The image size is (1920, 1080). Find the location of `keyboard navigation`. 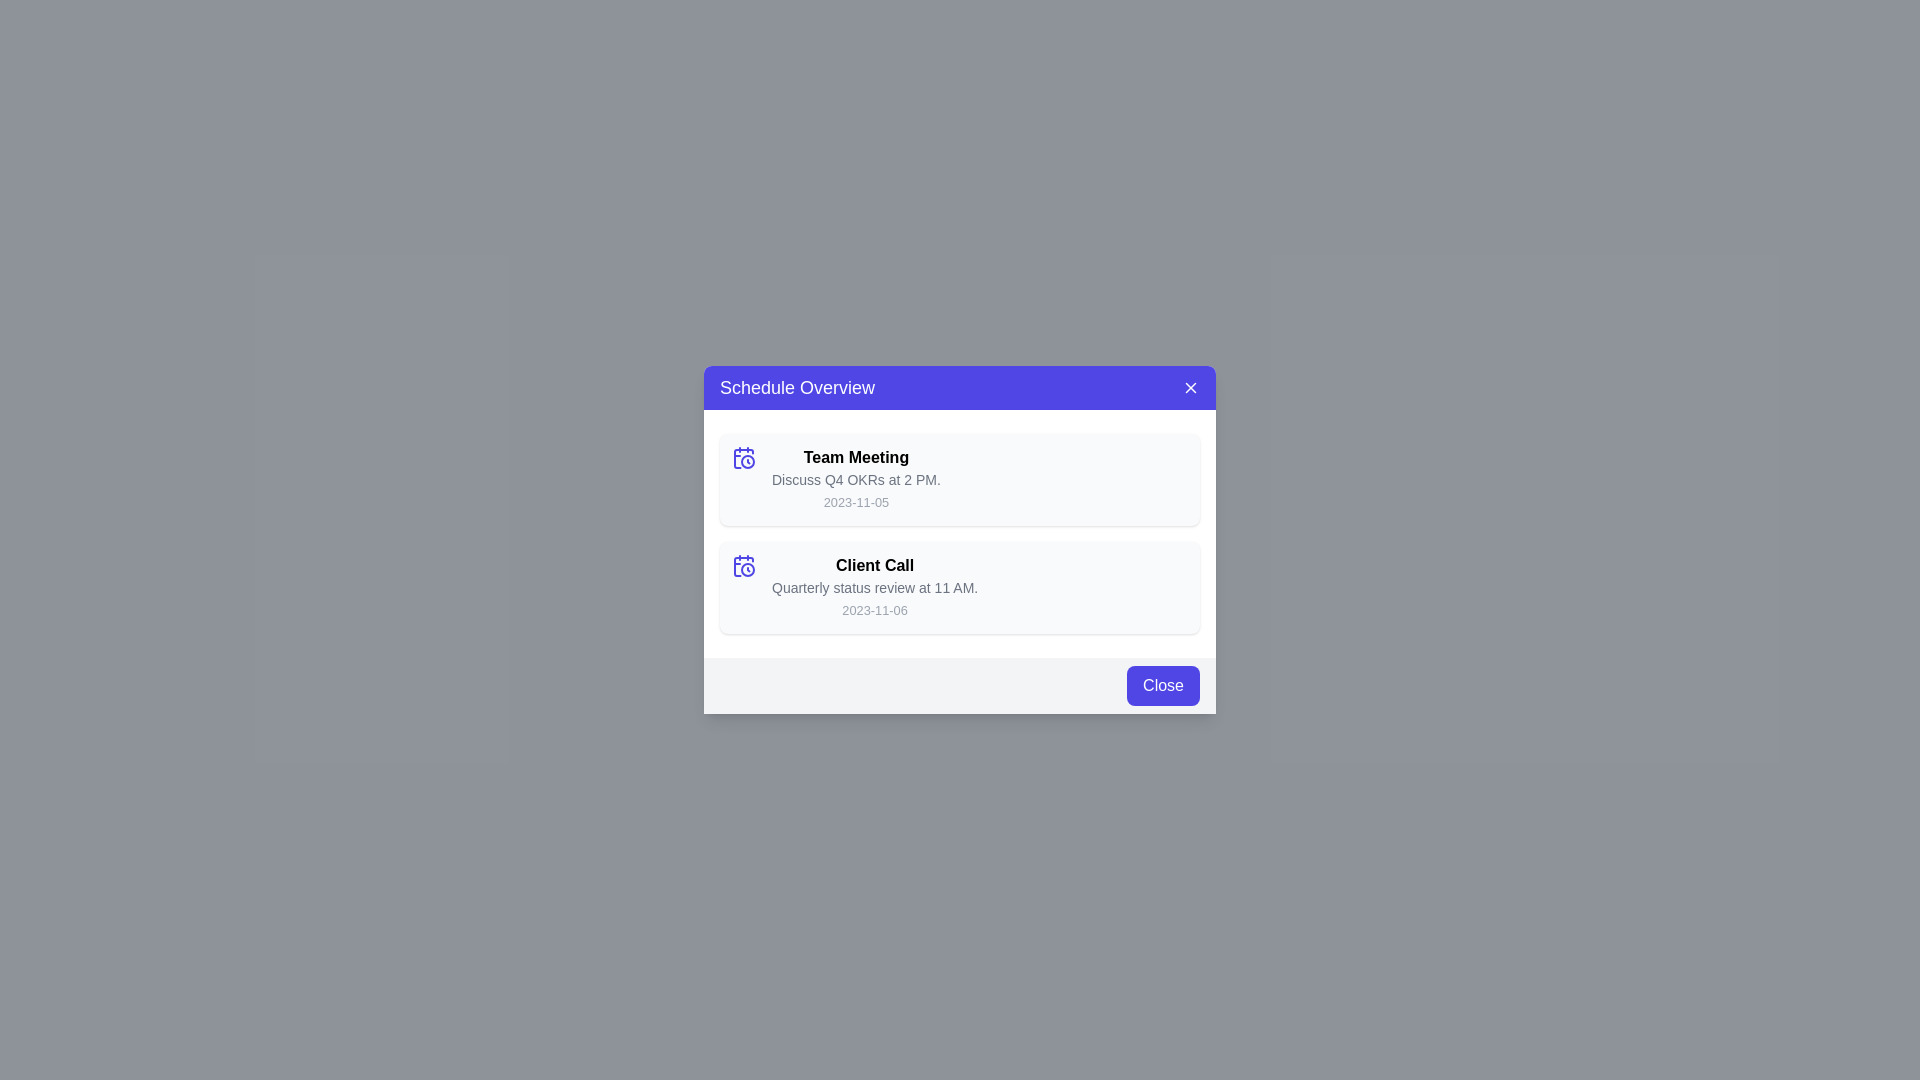

keyboard navigation is located at coordinates (1163, 685).